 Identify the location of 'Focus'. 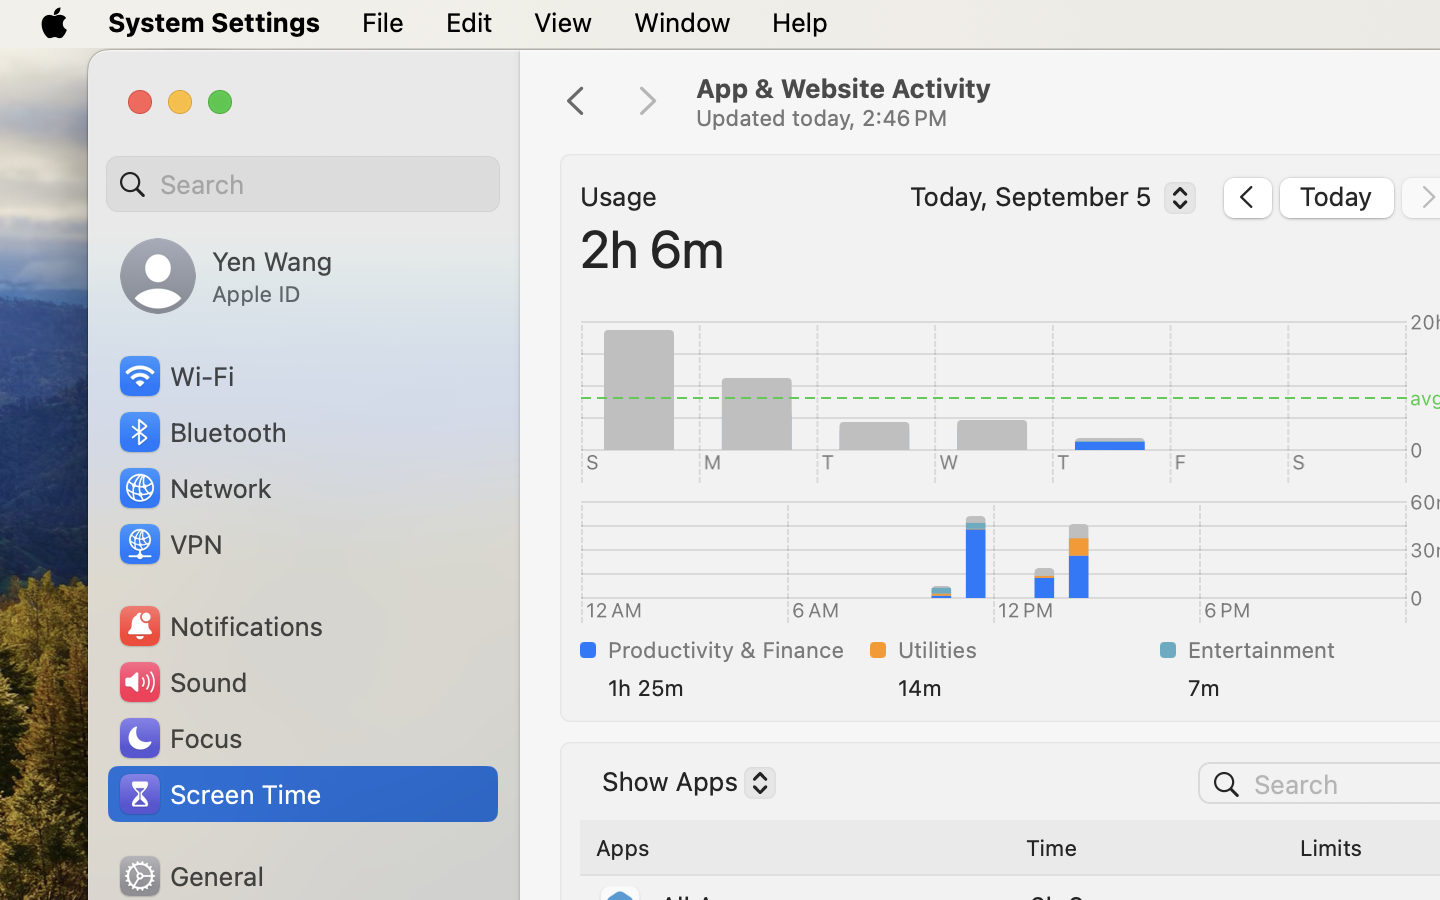
(177, 737).